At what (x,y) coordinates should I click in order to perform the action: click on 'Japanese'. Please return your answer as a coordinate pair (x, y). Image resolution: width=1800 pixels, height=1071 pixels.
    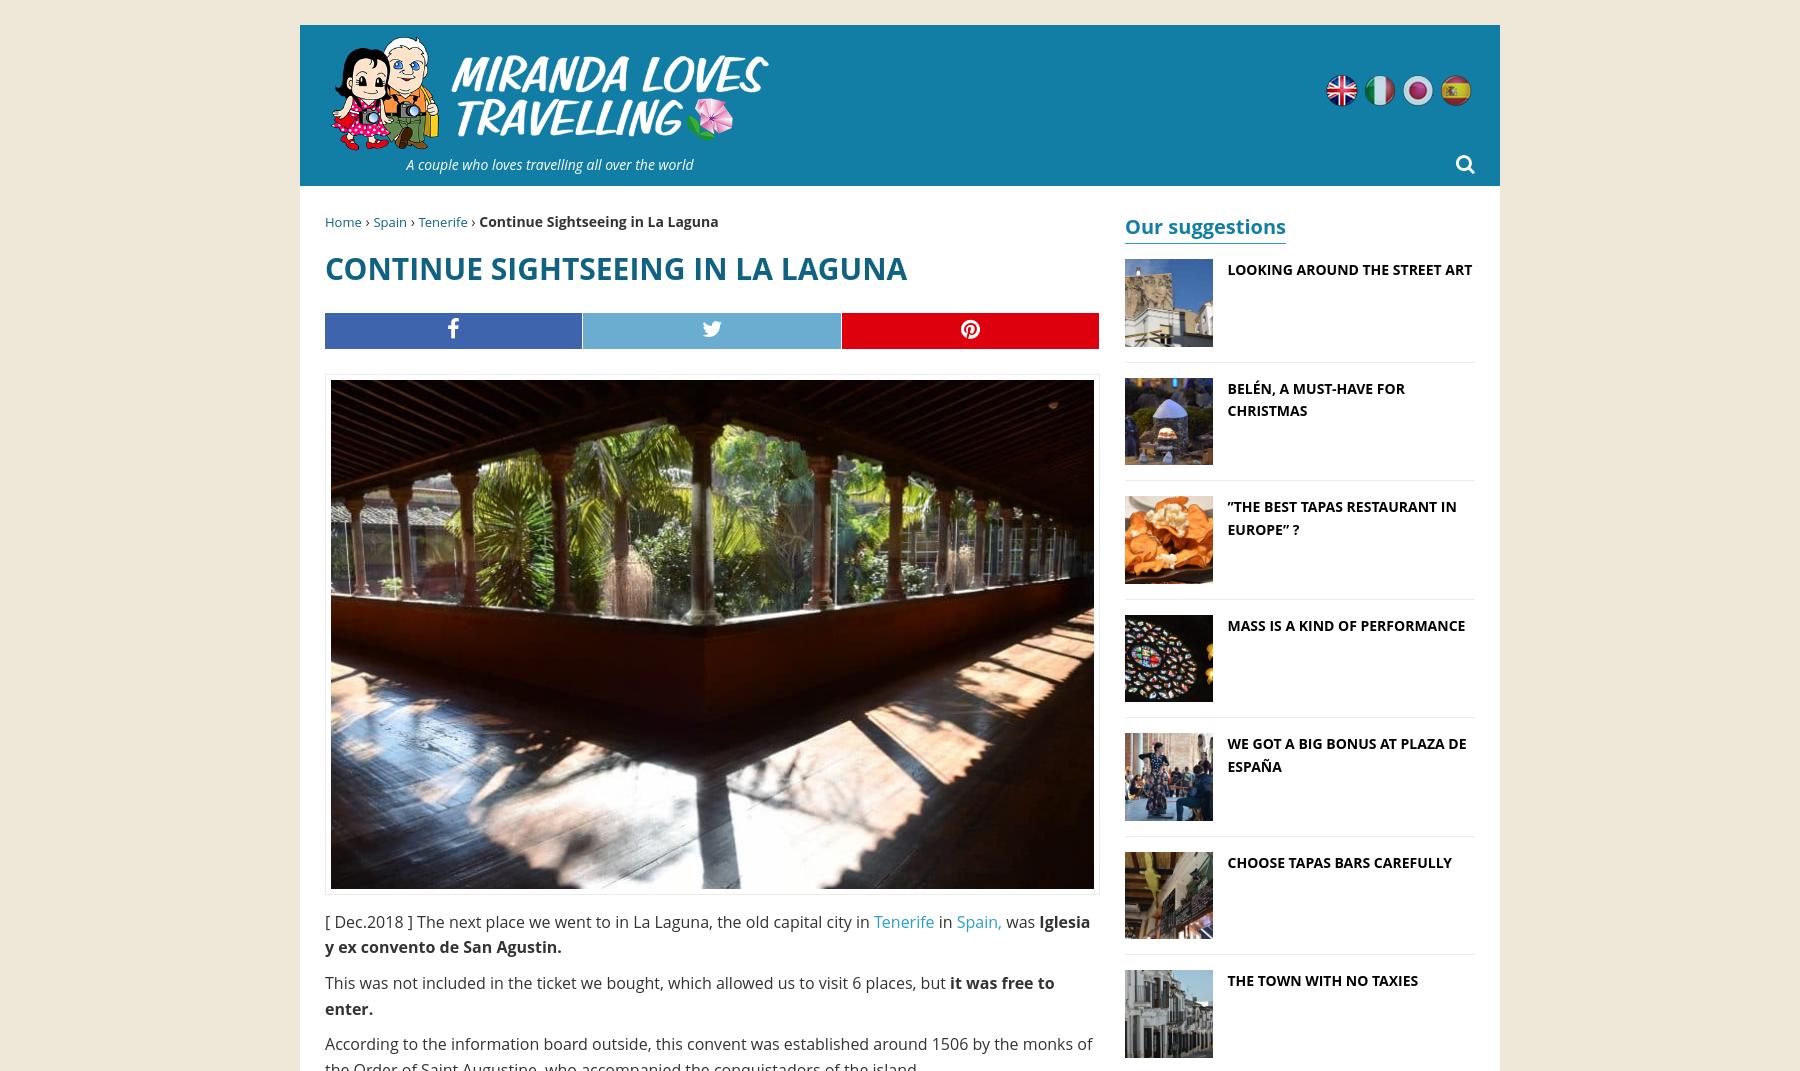
    Looking at the image, I should click on (1467, 86).